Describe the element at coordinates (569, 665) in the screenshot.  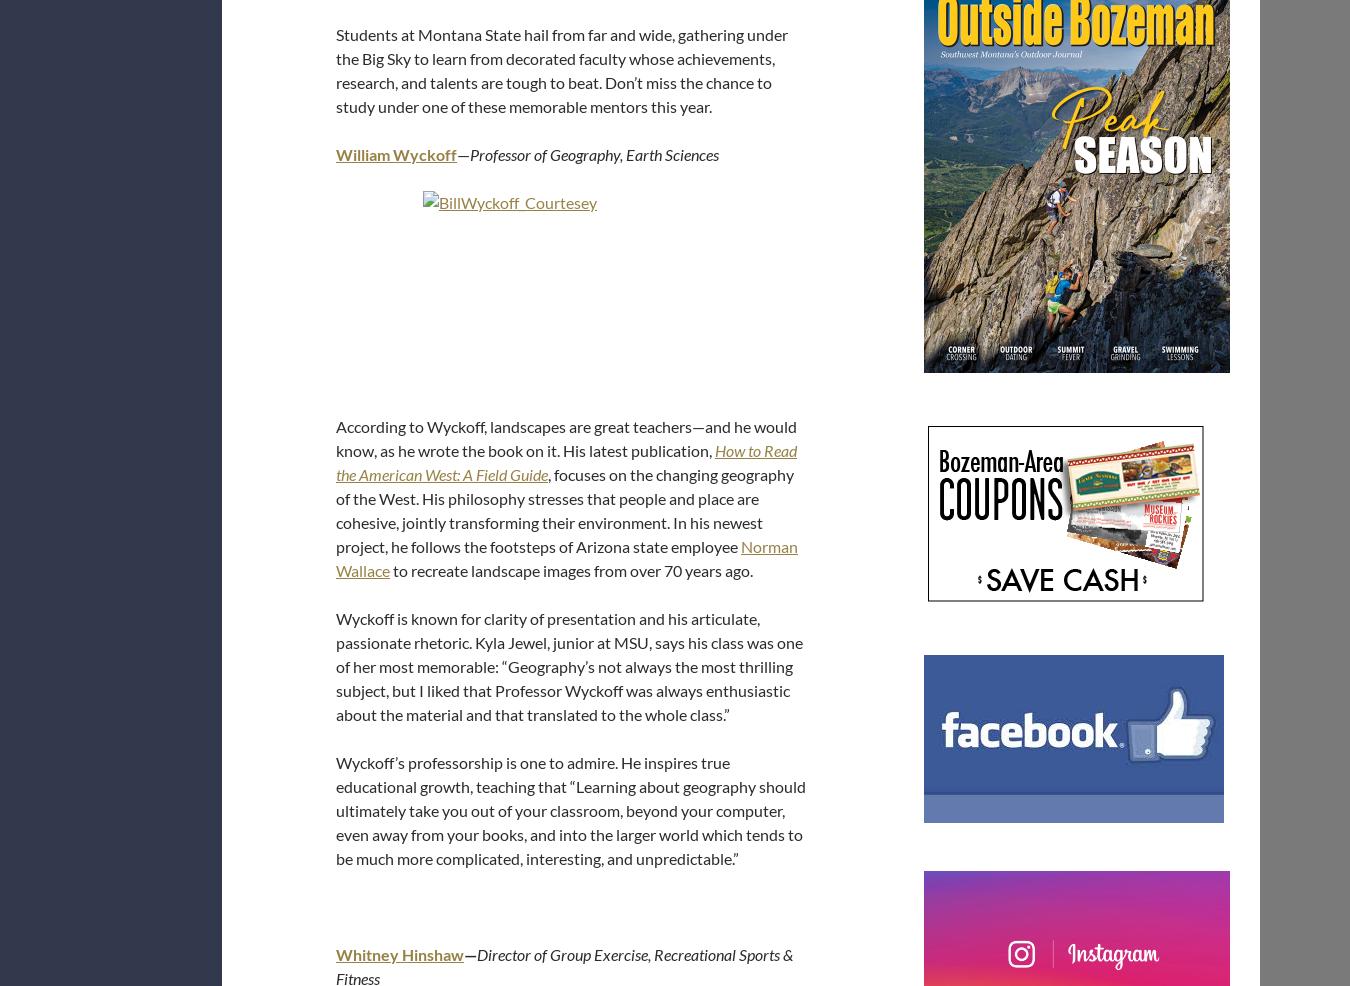
I see `'Wyckoff is known for clarity of presentation and his articulate, passionate rhetoric. Kyla Jewel, junior at MSU, says his class was one of her most memorable: “Geography’s not always the most thrilling subject, but I liked that Professor Wyckoff was always enthusiastic about the material and that translated to the whole class.”'` at that location.